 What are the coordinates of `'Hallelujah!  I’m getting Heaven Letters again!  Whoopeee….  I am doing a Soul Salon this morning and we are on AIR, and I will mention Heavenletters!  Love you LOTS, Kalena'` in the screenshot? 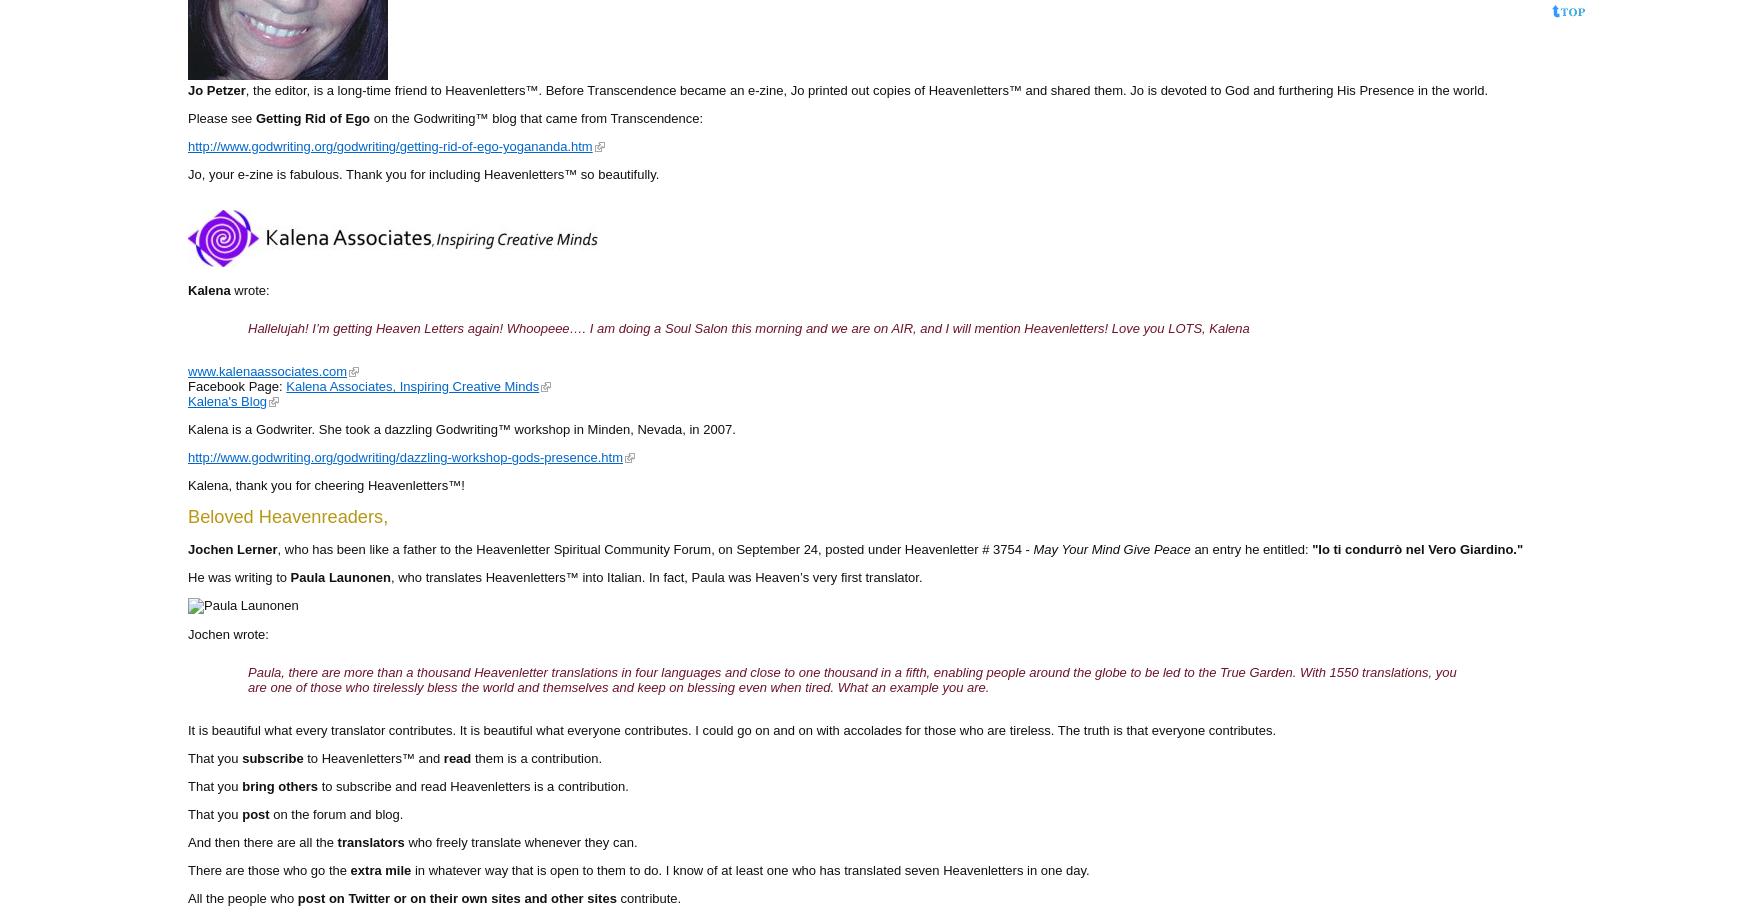 It's located at (747, 327).